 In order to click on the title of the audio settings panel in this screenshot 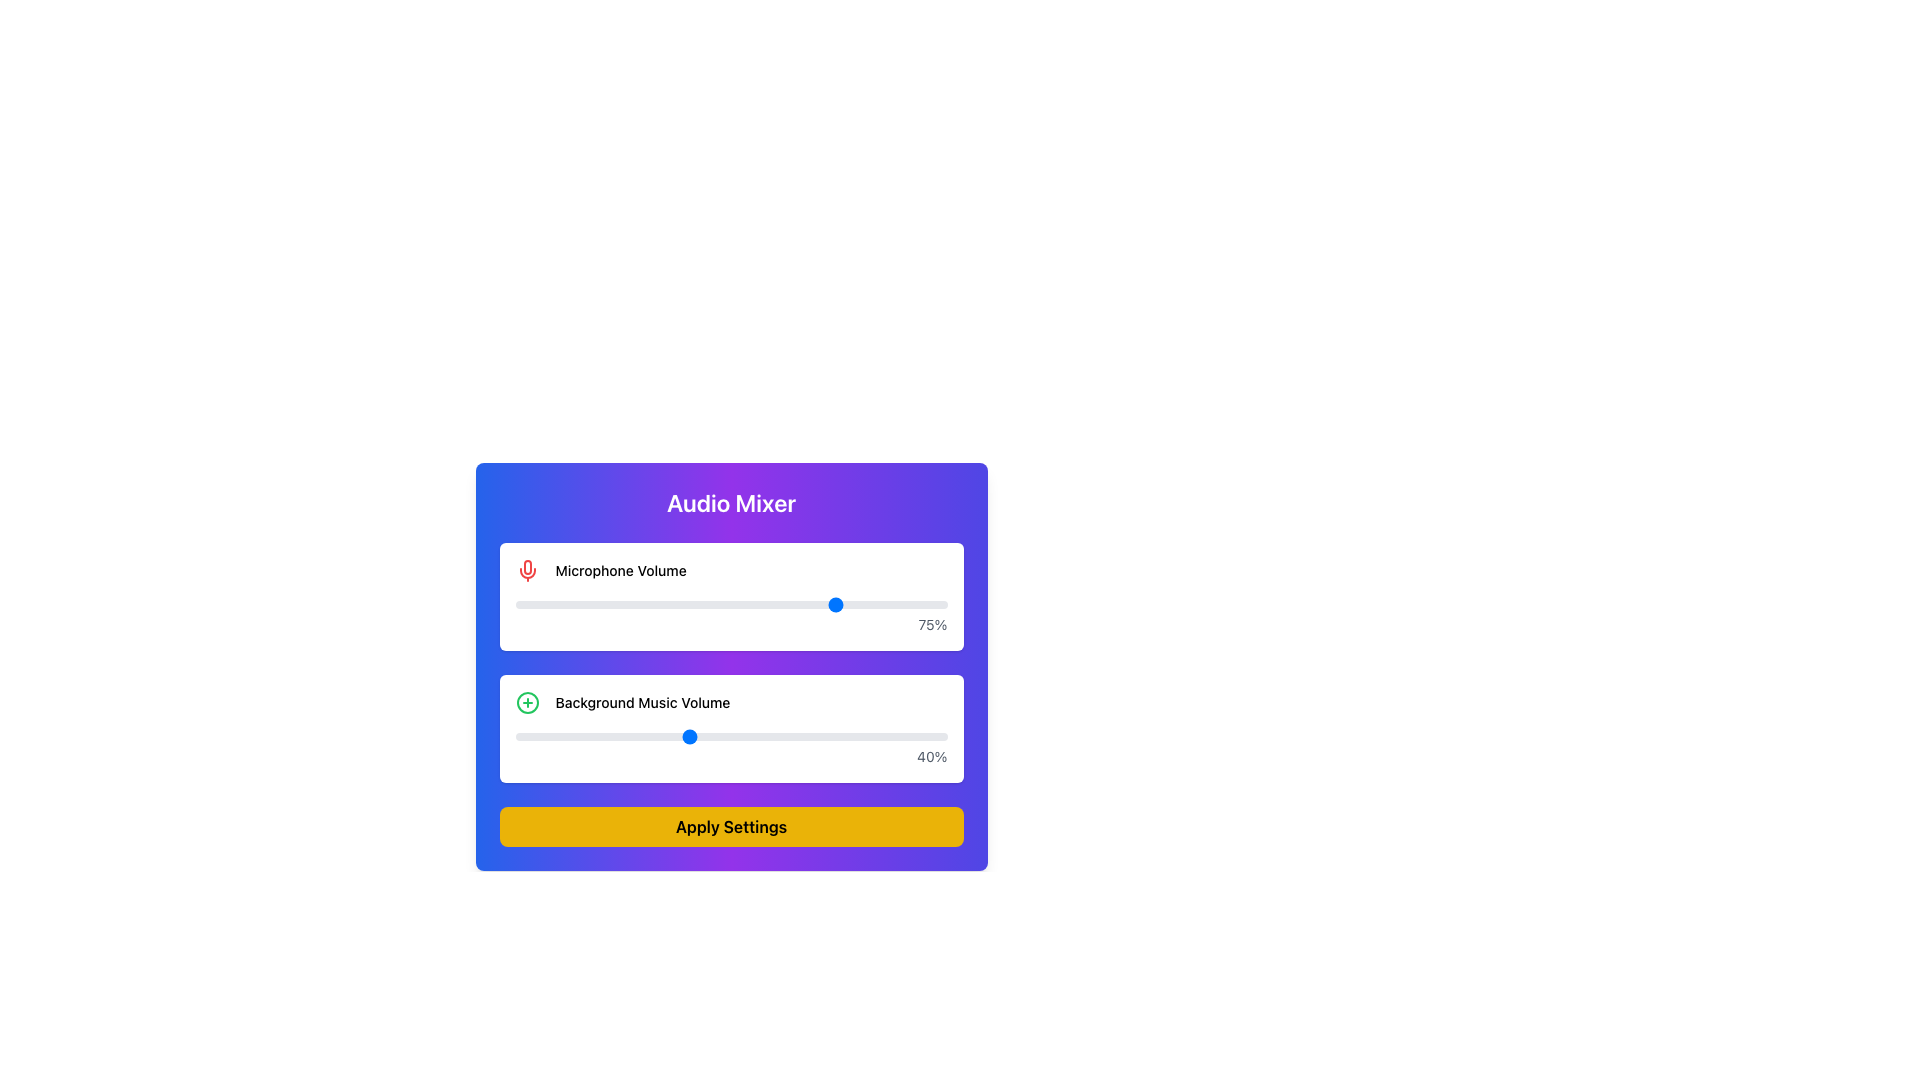, I will do `click(730, 667)`.